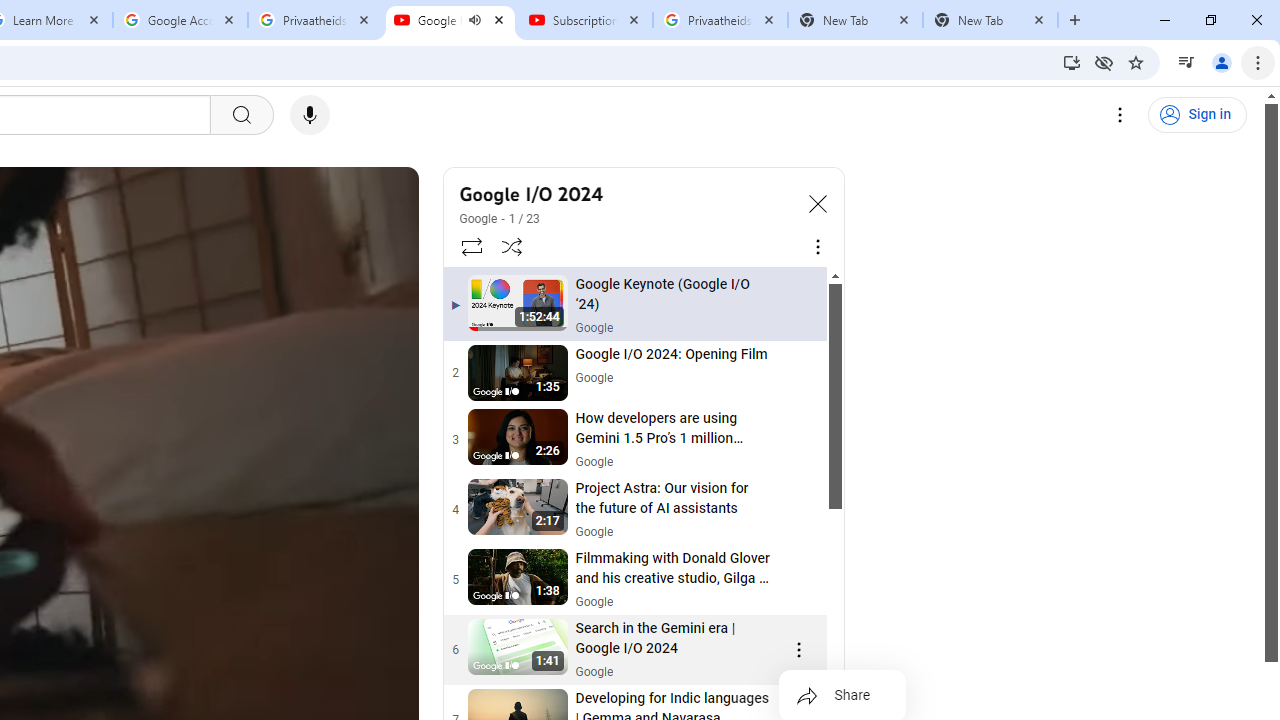 The image size is (1280, 720). Describe the element at coordinates (308, 115) in the screenshot. I see `'Search with your voice'` at that location.